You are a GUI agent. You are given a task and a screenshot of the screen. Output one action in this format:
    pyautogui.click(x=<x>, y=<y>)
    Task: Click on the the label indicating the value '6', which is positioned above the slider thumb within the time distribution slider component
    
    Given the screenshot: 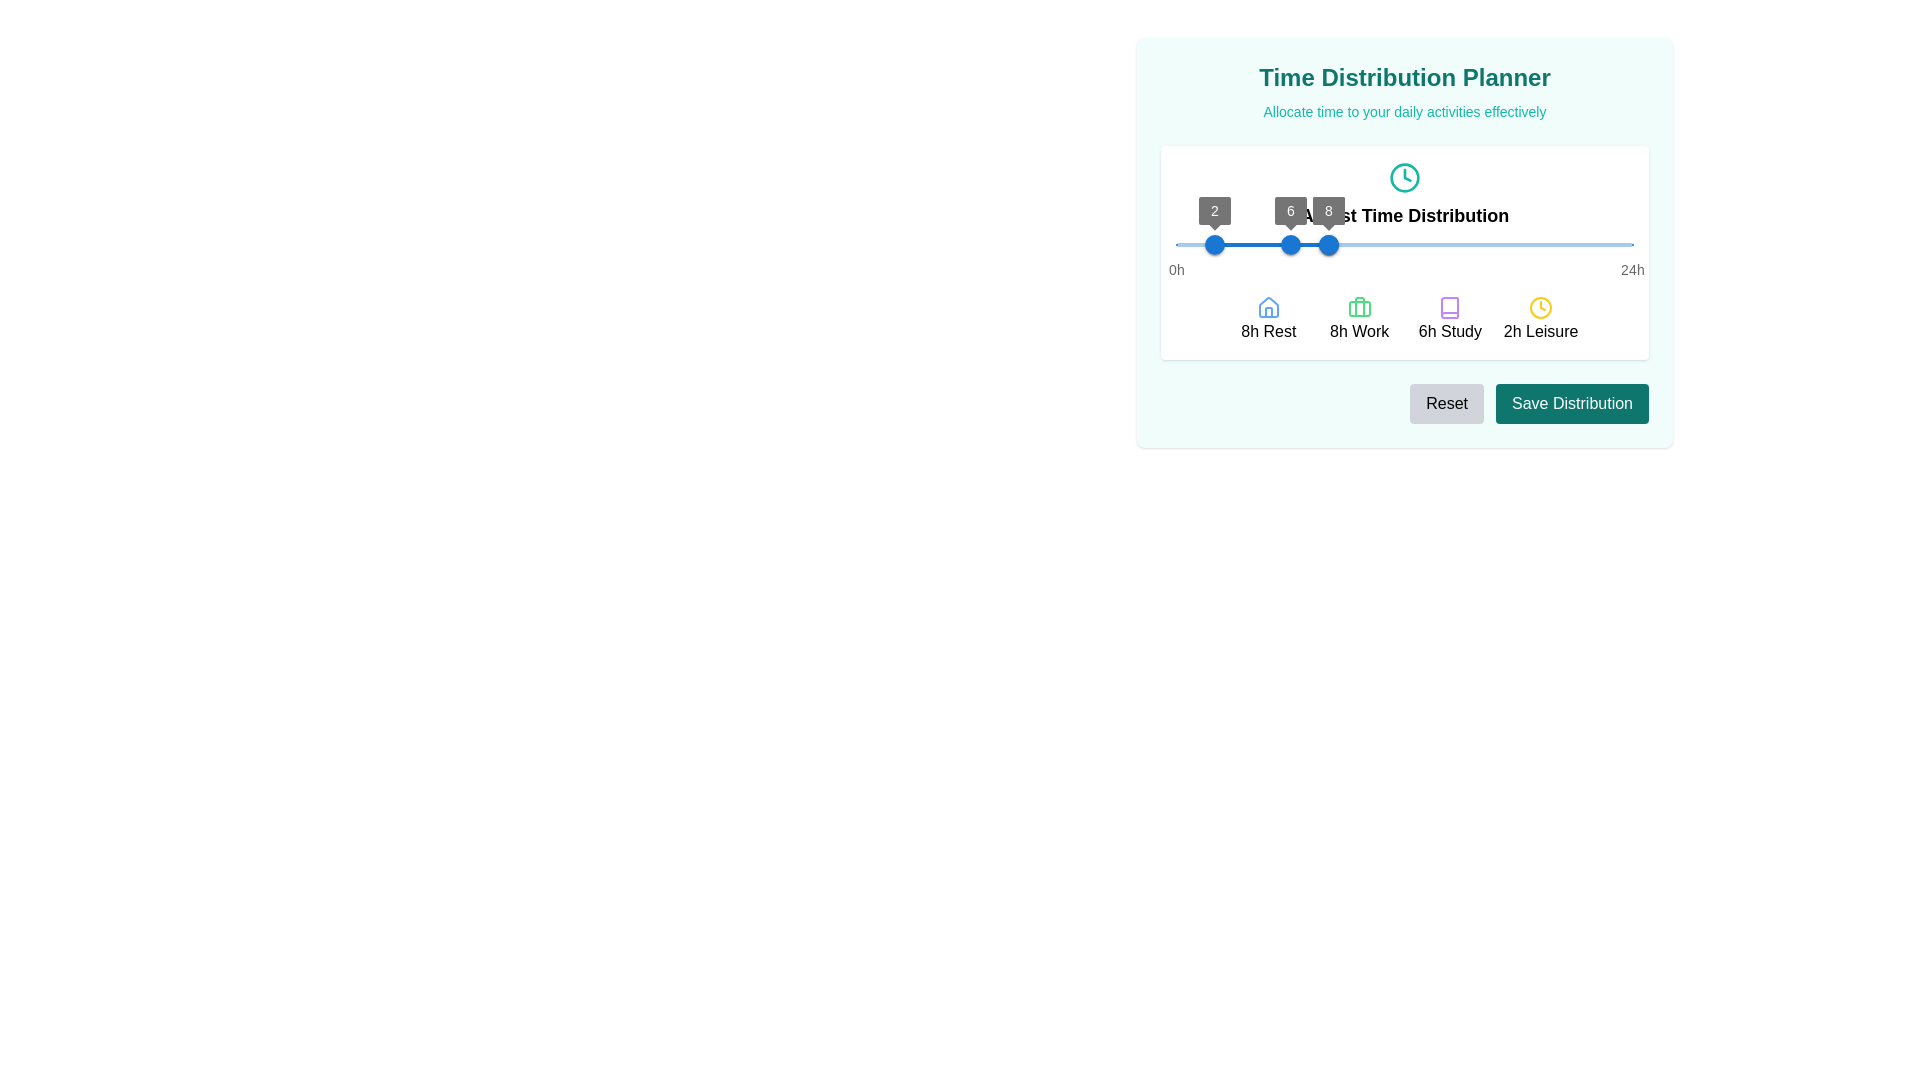 What is the action you would take?
    pyautogui.click(x=1291, y=209)
    